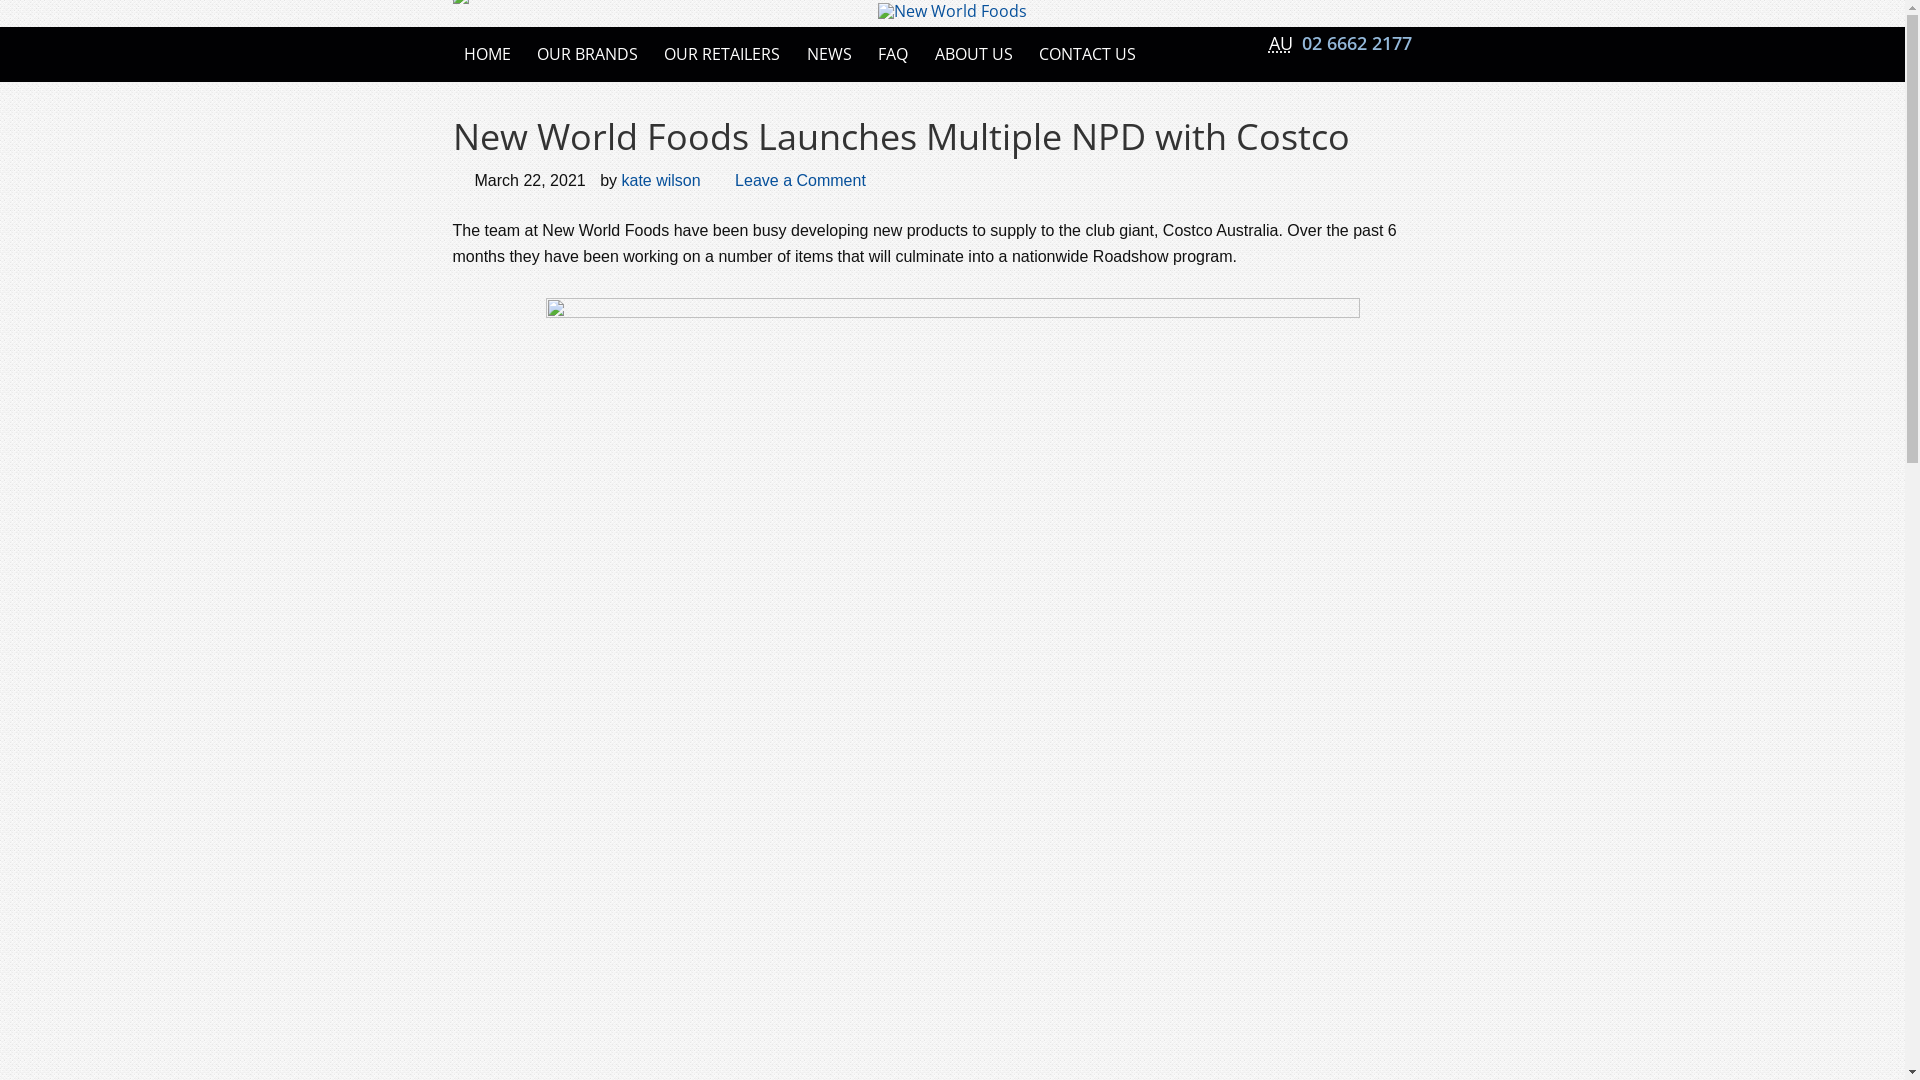  What do you see at coordinates (619, 180) in the screenshot?
I see `'kate wilson'` at bounding box center [619, 180].